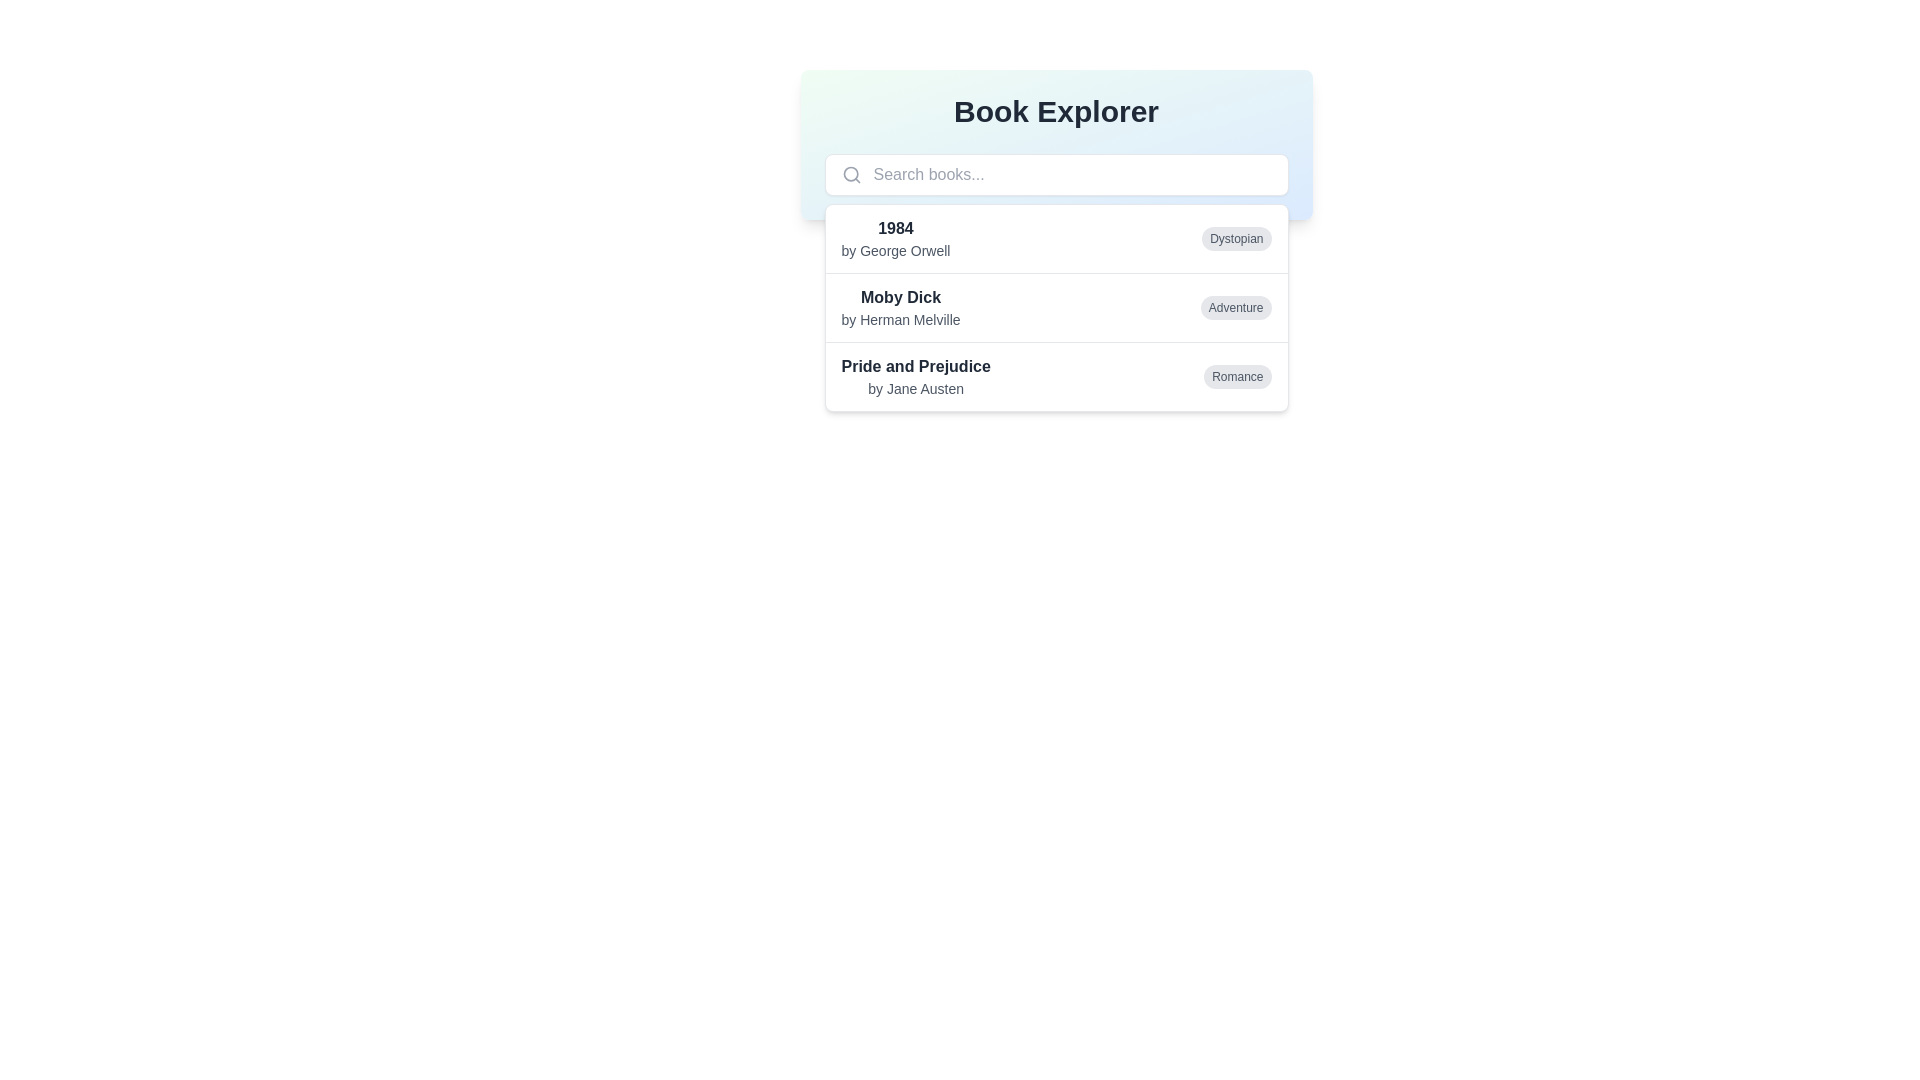 The image size is (1920, 1080). Describe the element at coordinates (850, 173) in the screenshot. I see `the inner circular part of the search icon resembling a magnifying glass located at the left side of the search input field under the title 'Book Explorer'` at that location.